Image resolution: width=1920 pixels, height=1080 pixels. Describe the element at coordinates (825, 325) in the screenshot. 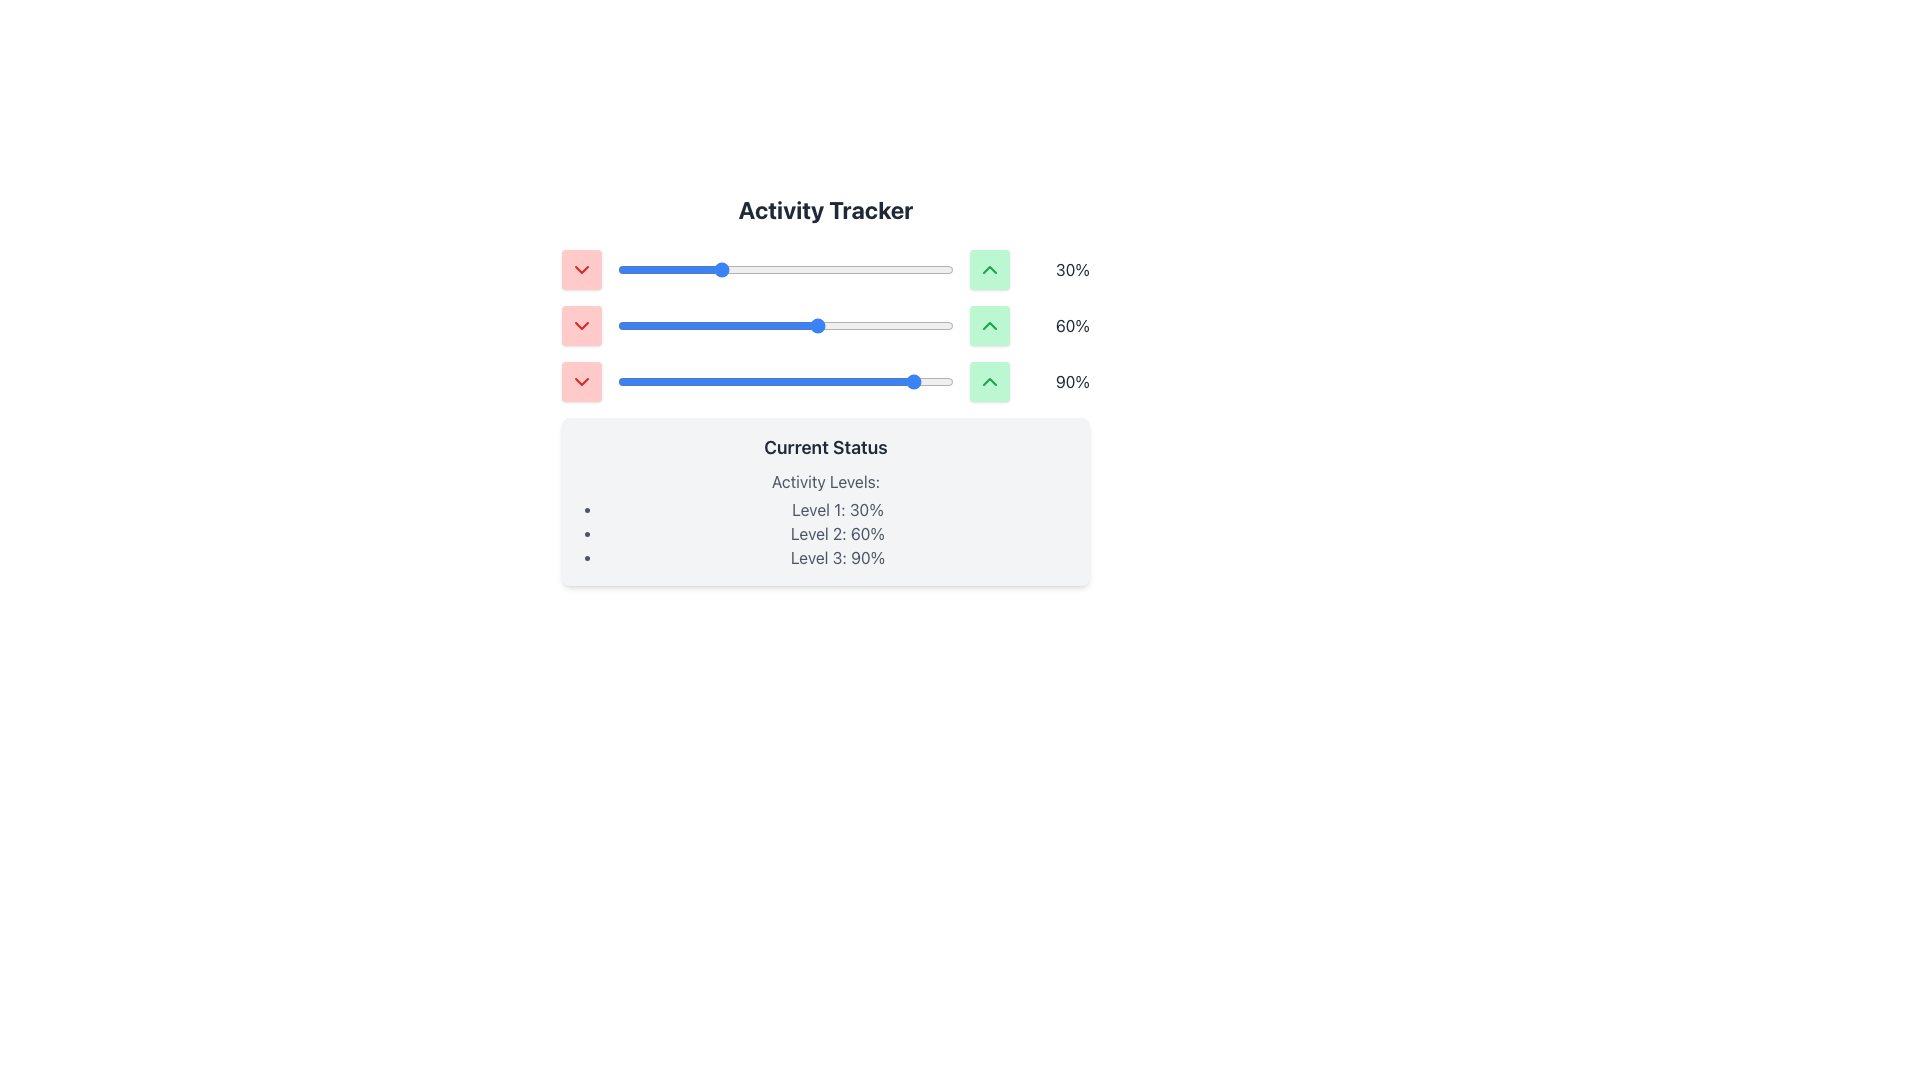

I see `the slider that adjusts values between 0% and 100%, located in the middle of a group of three similar sliders` at that location.